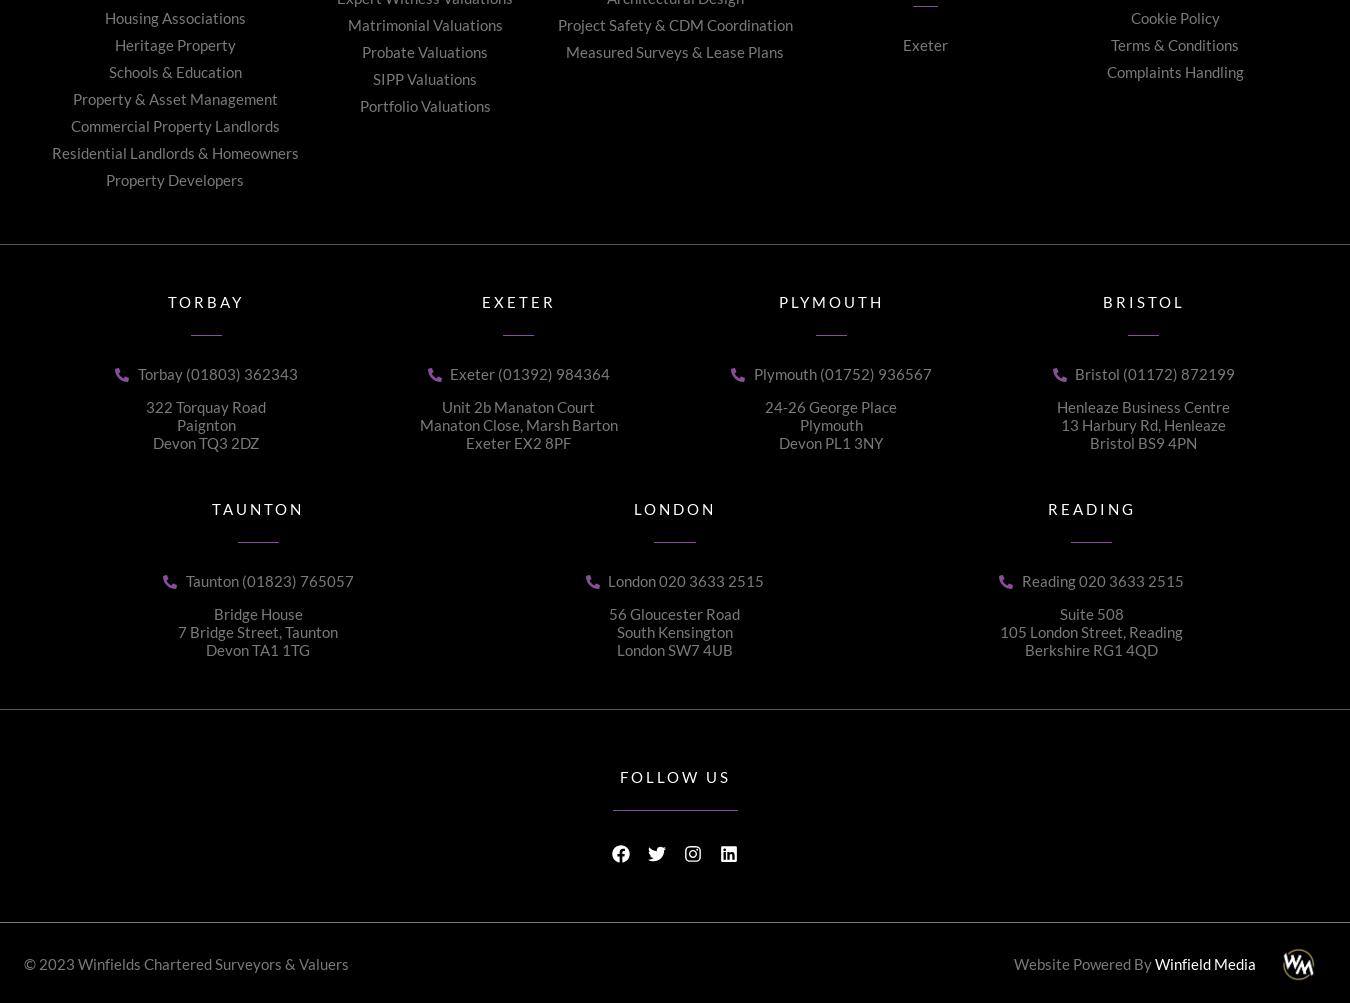  Describe the element at coordinates (1102, 580) in the screenshot. I see `'Reading 020 3633 2515'` at that location.